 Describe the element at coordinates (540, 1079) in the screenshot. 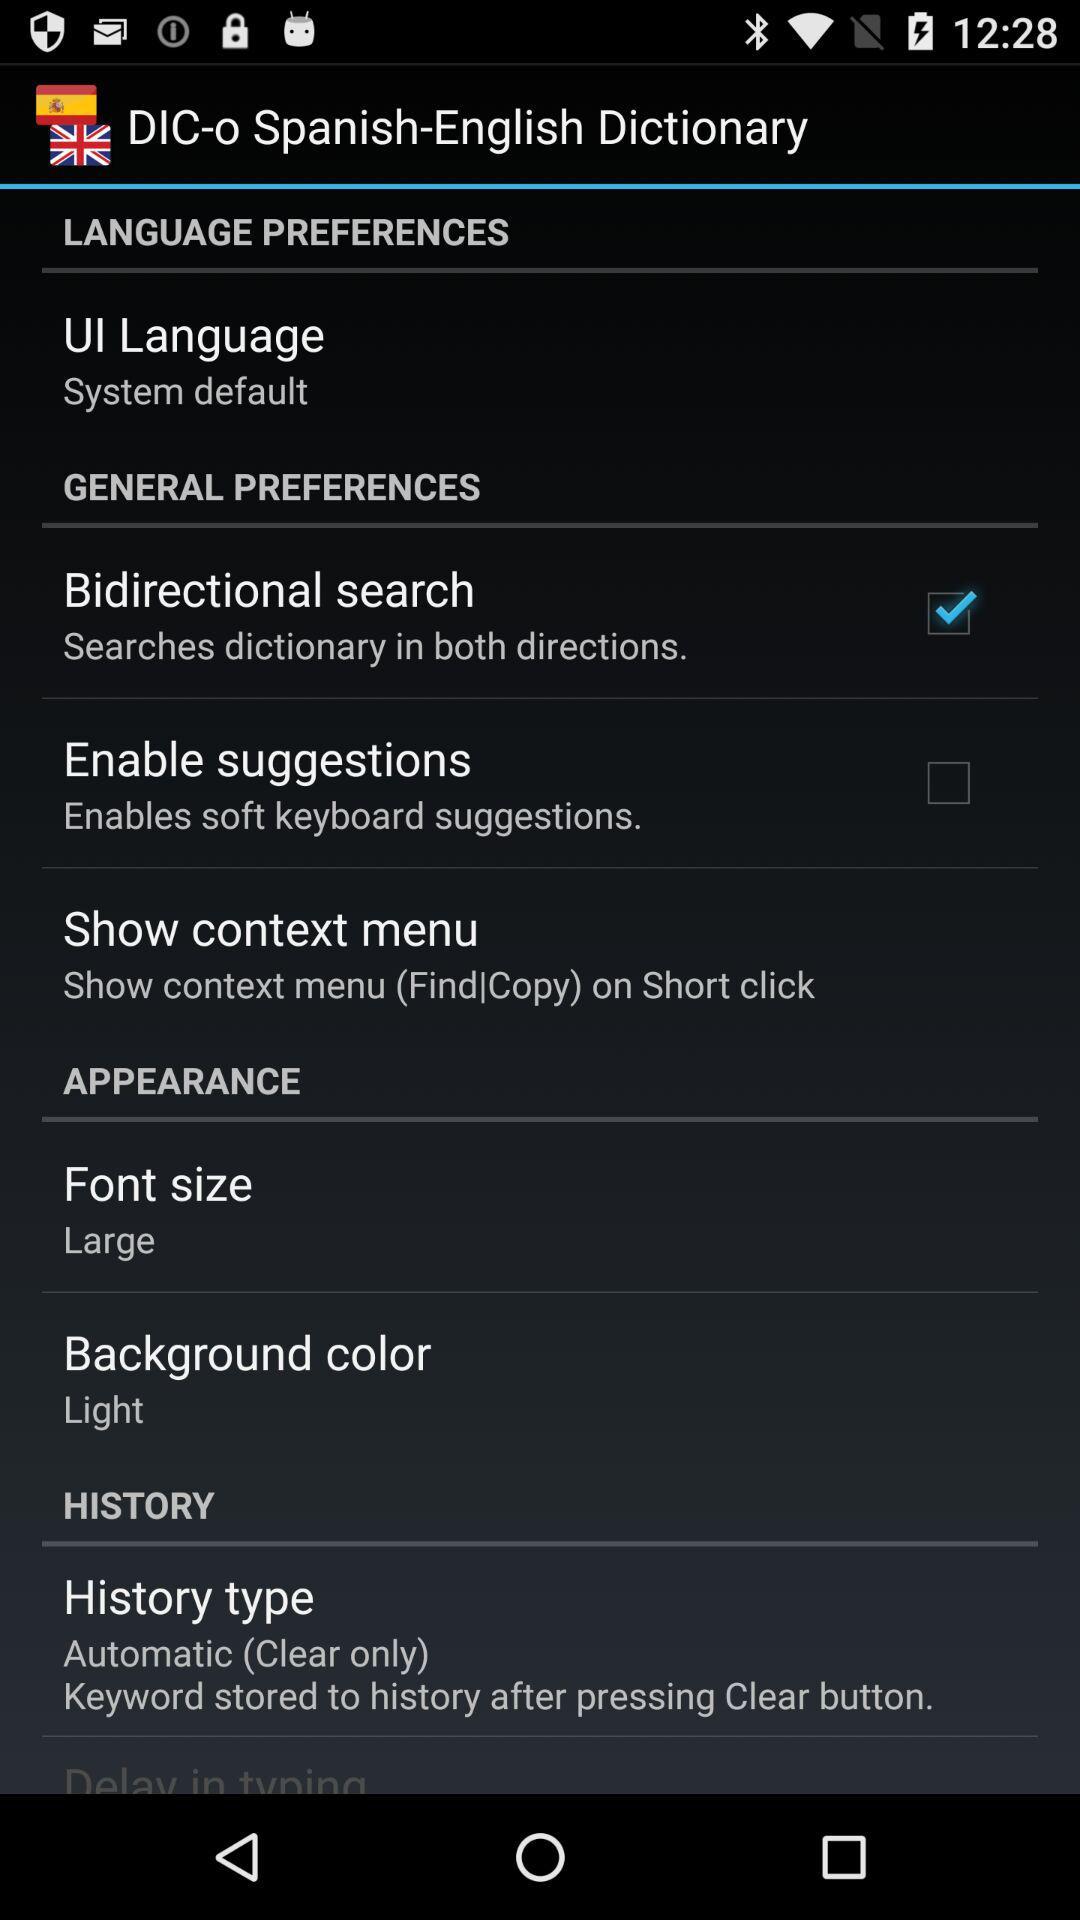

I see `icon above the font size` at that location.